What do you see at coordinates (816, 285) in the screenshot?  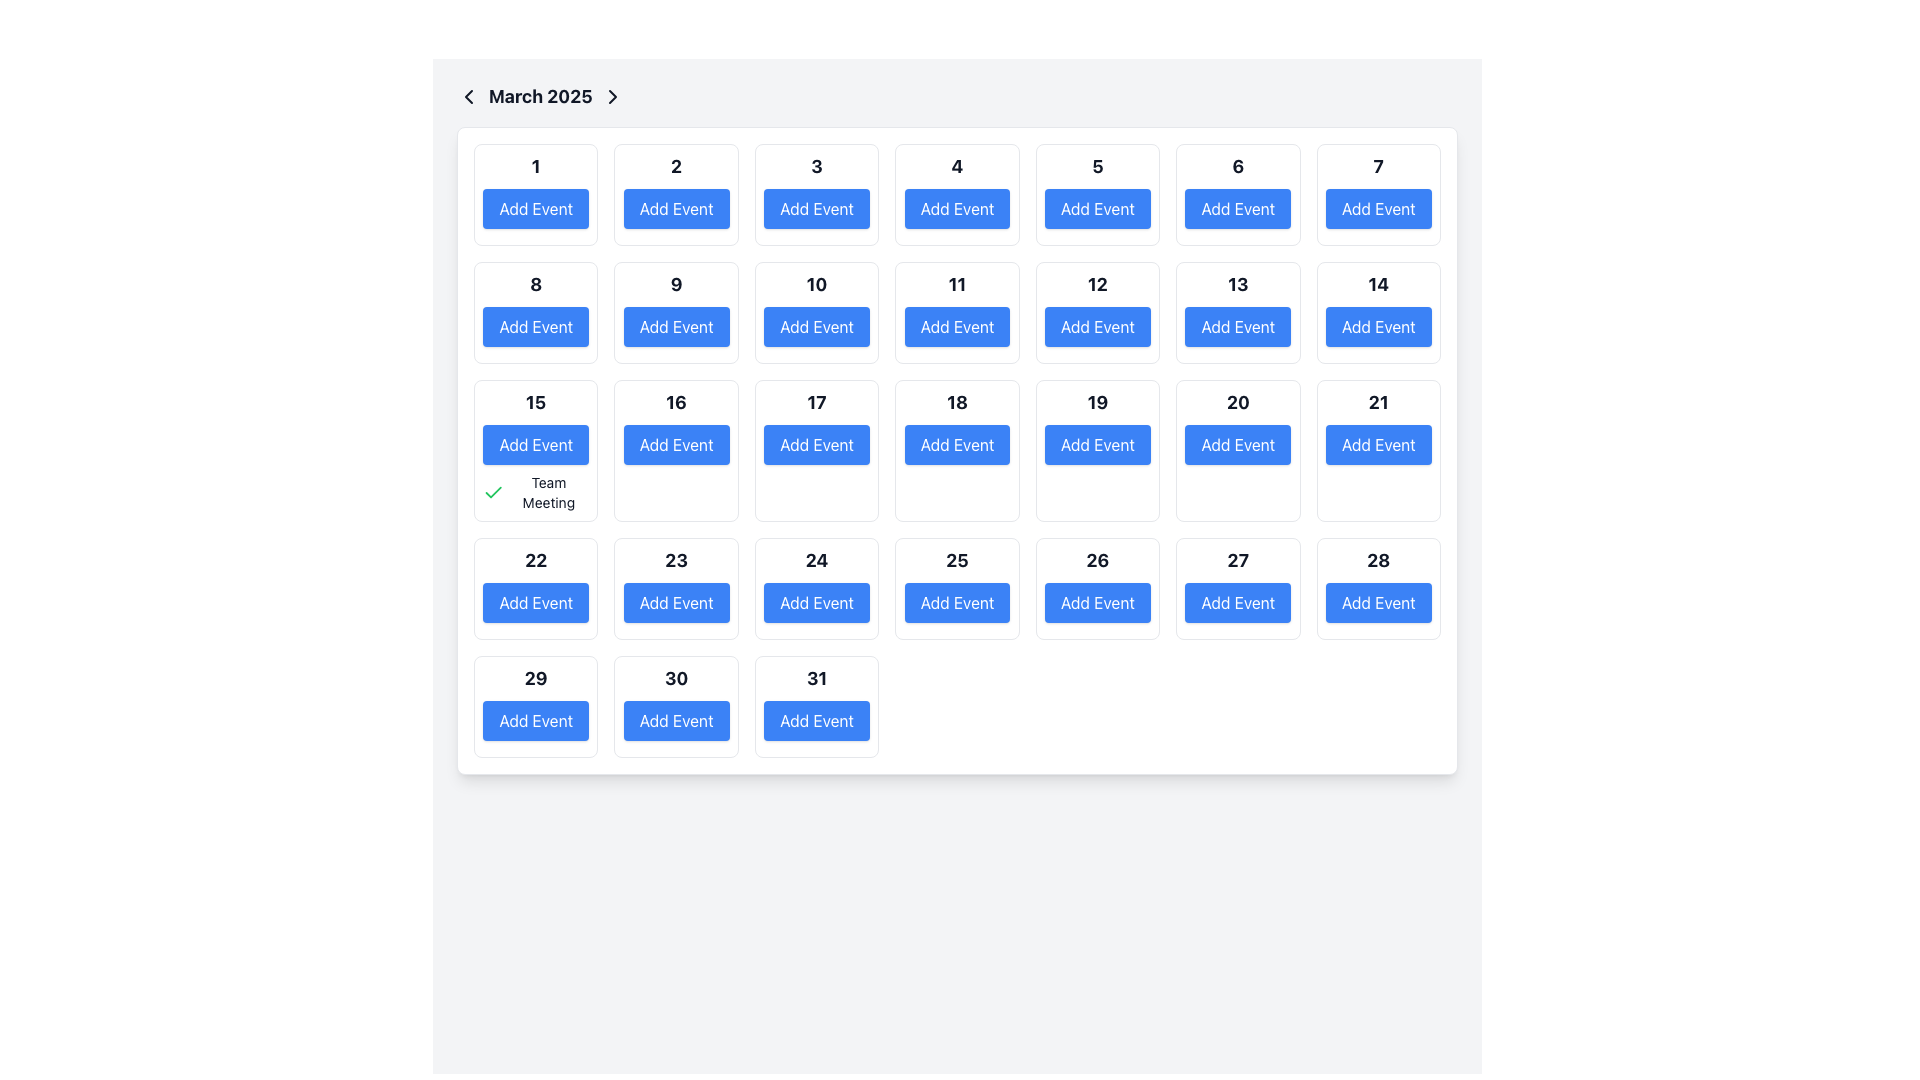 I see `the Text Display element showing the bold, large-sized text '10', which is located in the calendar grid structure, above the 'Add Event' button` at bounding box center [816, 285].